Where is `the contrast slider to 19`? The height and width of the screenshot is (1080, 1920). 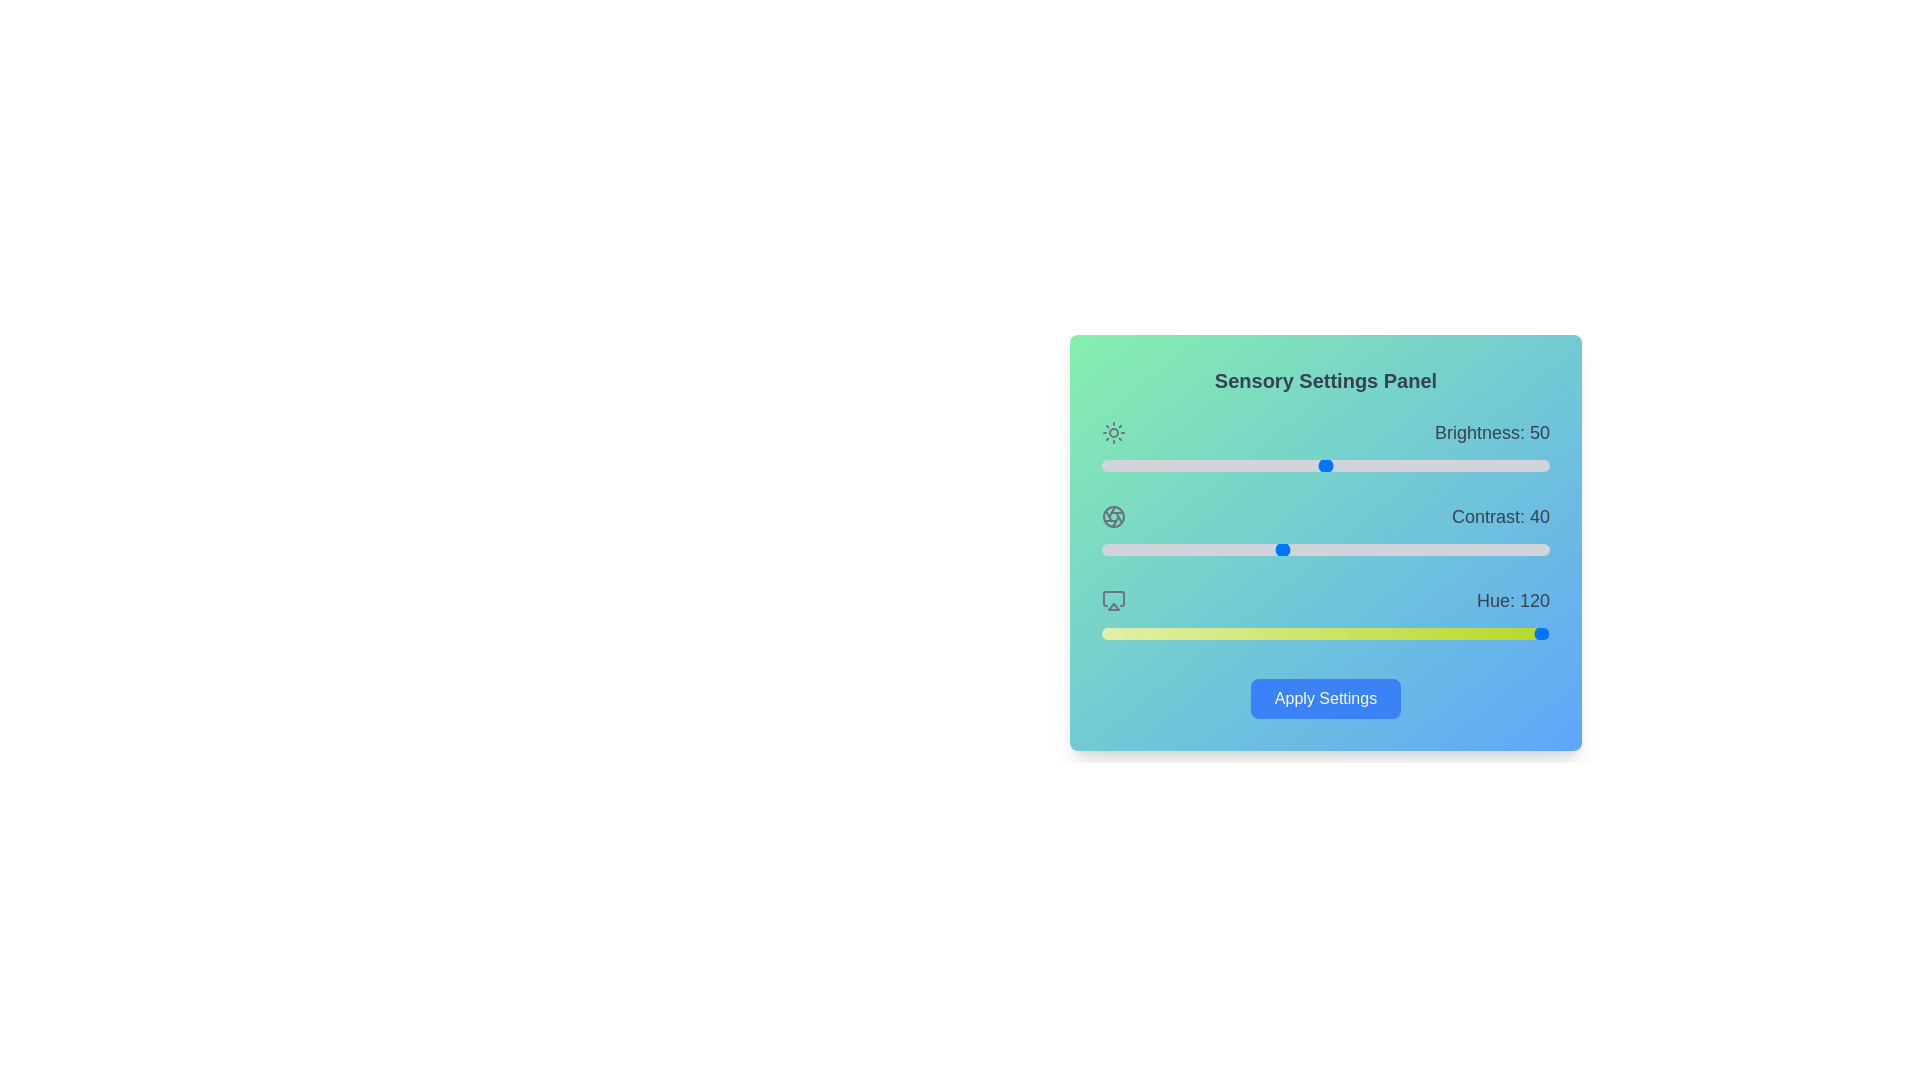 the contrast slider to 19 is located at coordinates (1187, 550).